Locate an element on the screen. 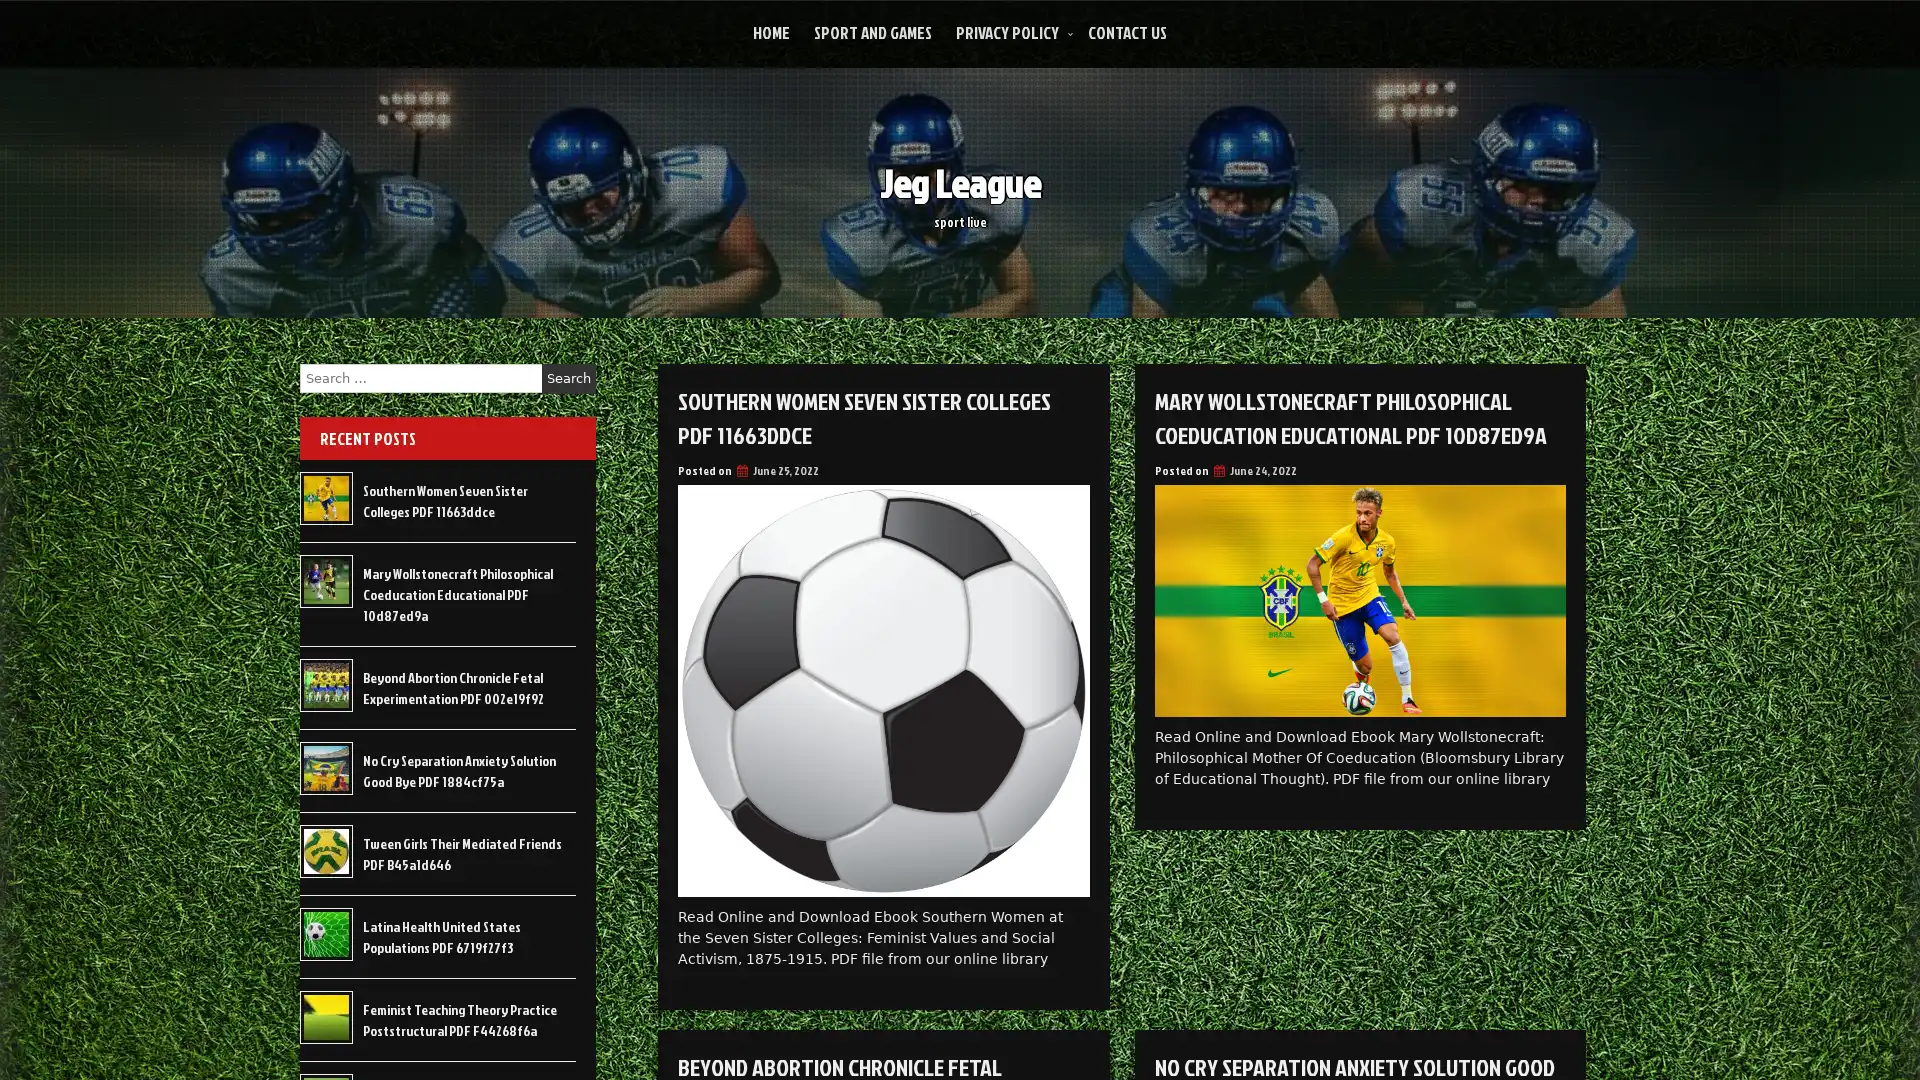 This screenshot has width=1920, height=1080. Search is located at coordinates (568, 378).